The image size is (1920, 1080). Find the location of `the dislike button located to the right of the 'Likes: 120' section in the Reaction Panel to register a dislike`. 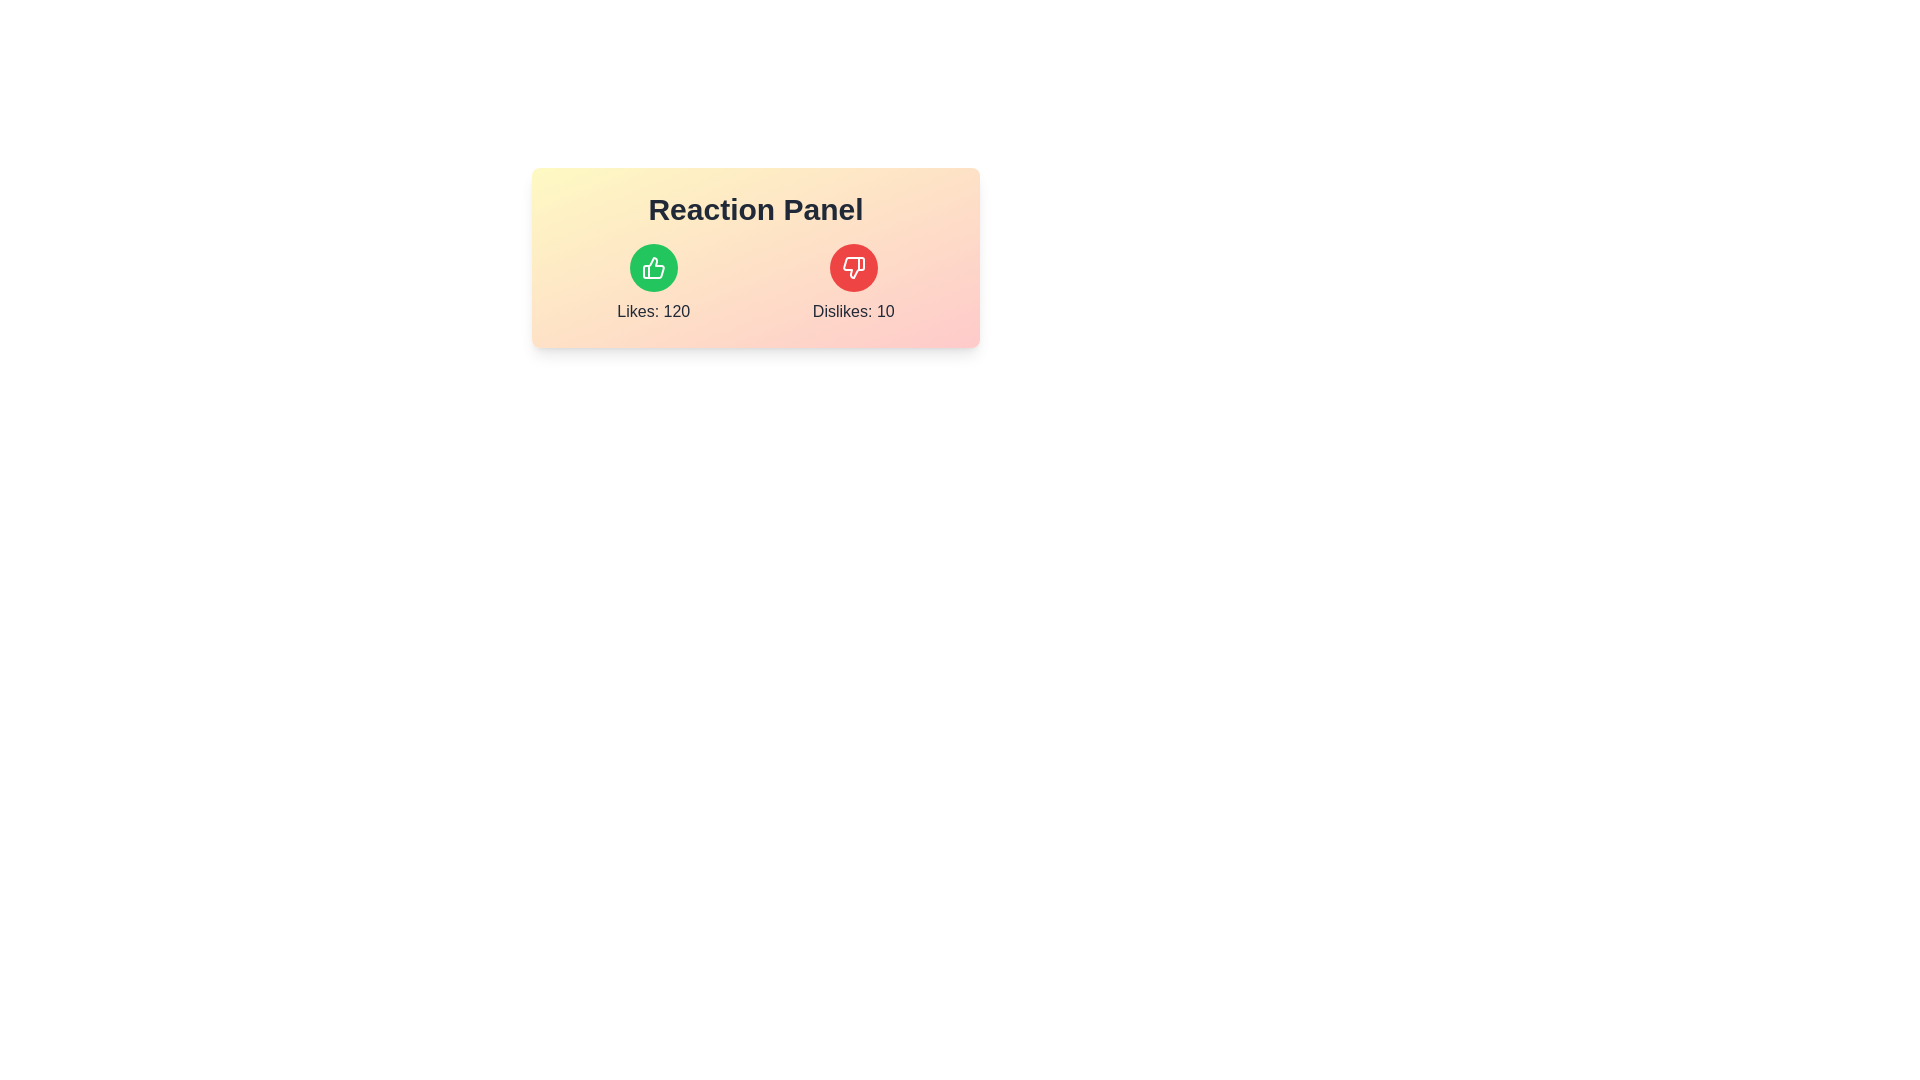

the dislike button located to the right of the 'Likes: 120' section in the Reaction Panel to register a dislike is located at coordinates (853, 284).